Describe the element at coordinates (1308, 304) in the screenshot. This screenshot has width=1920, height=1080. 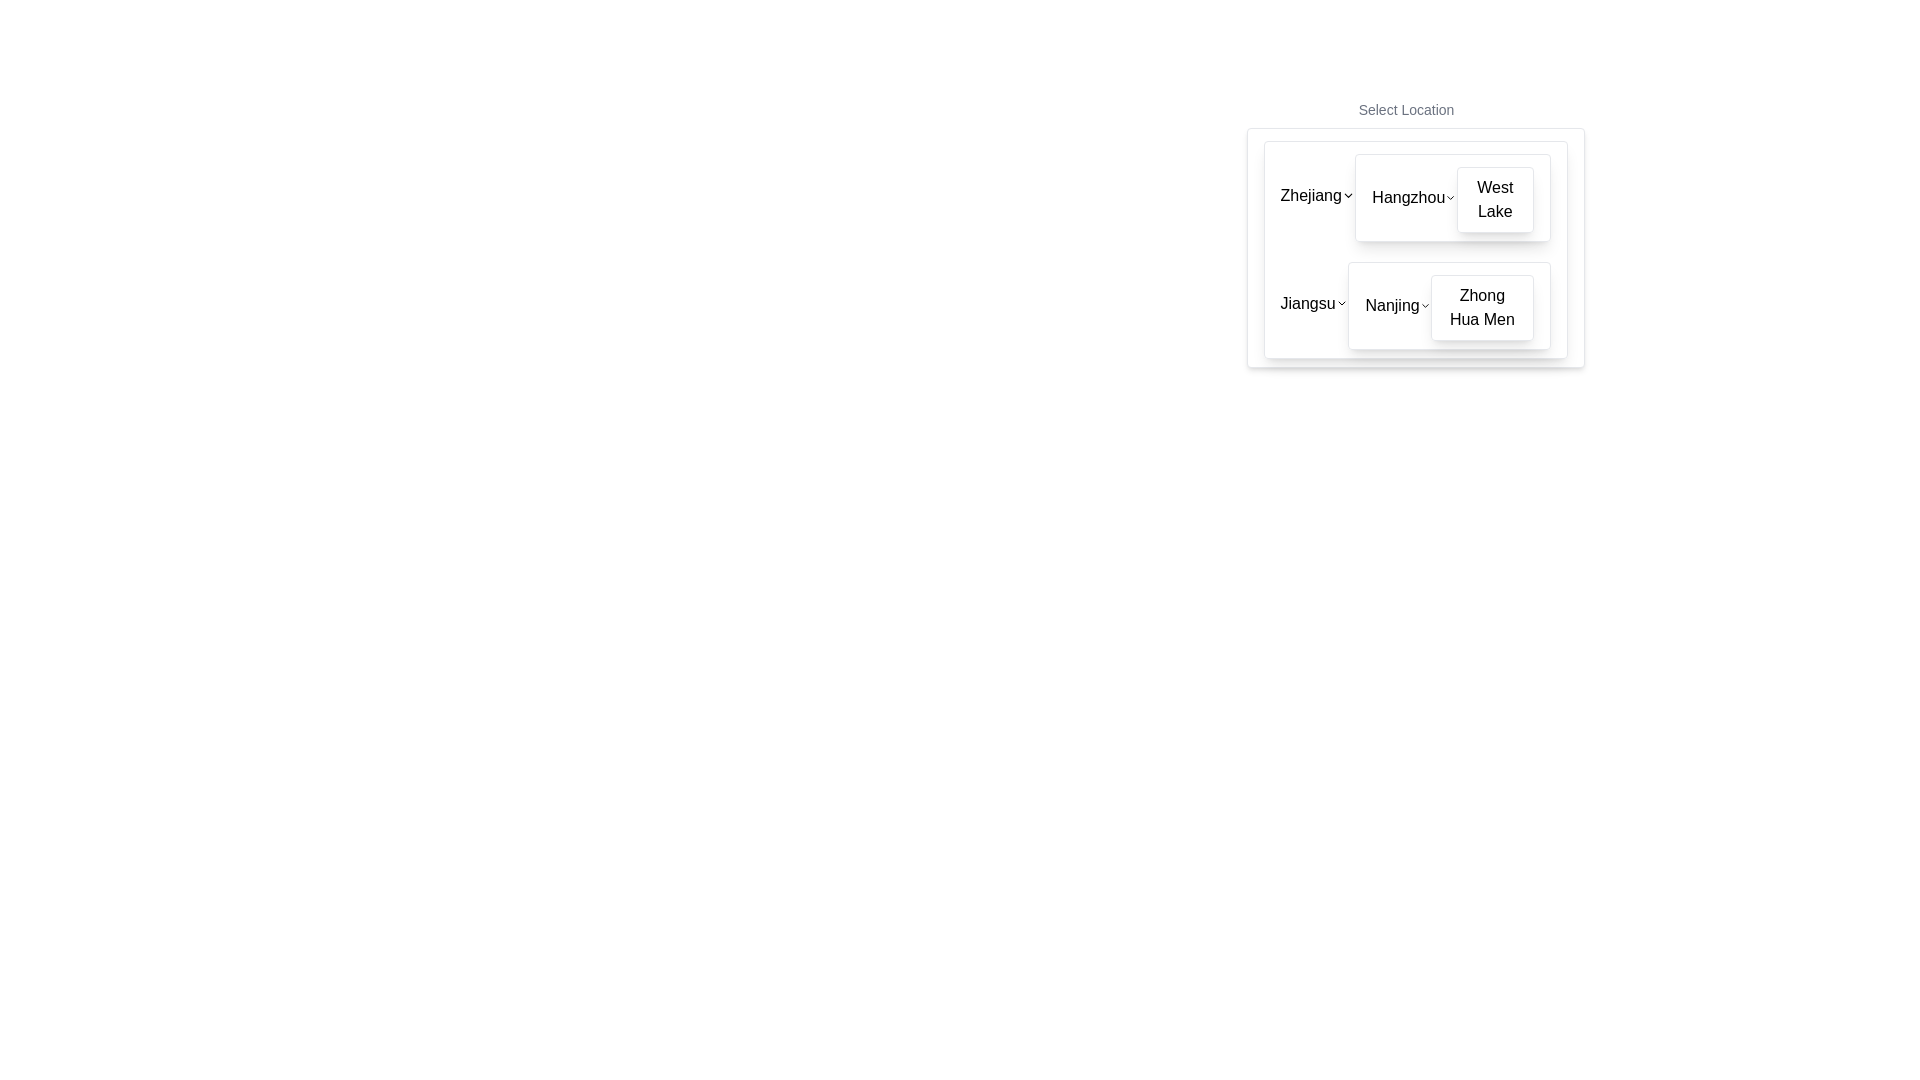
I see `the selectable menu item labeled 'Jiangsu' located in the bottom-left area of the dropdown UI` at that location.